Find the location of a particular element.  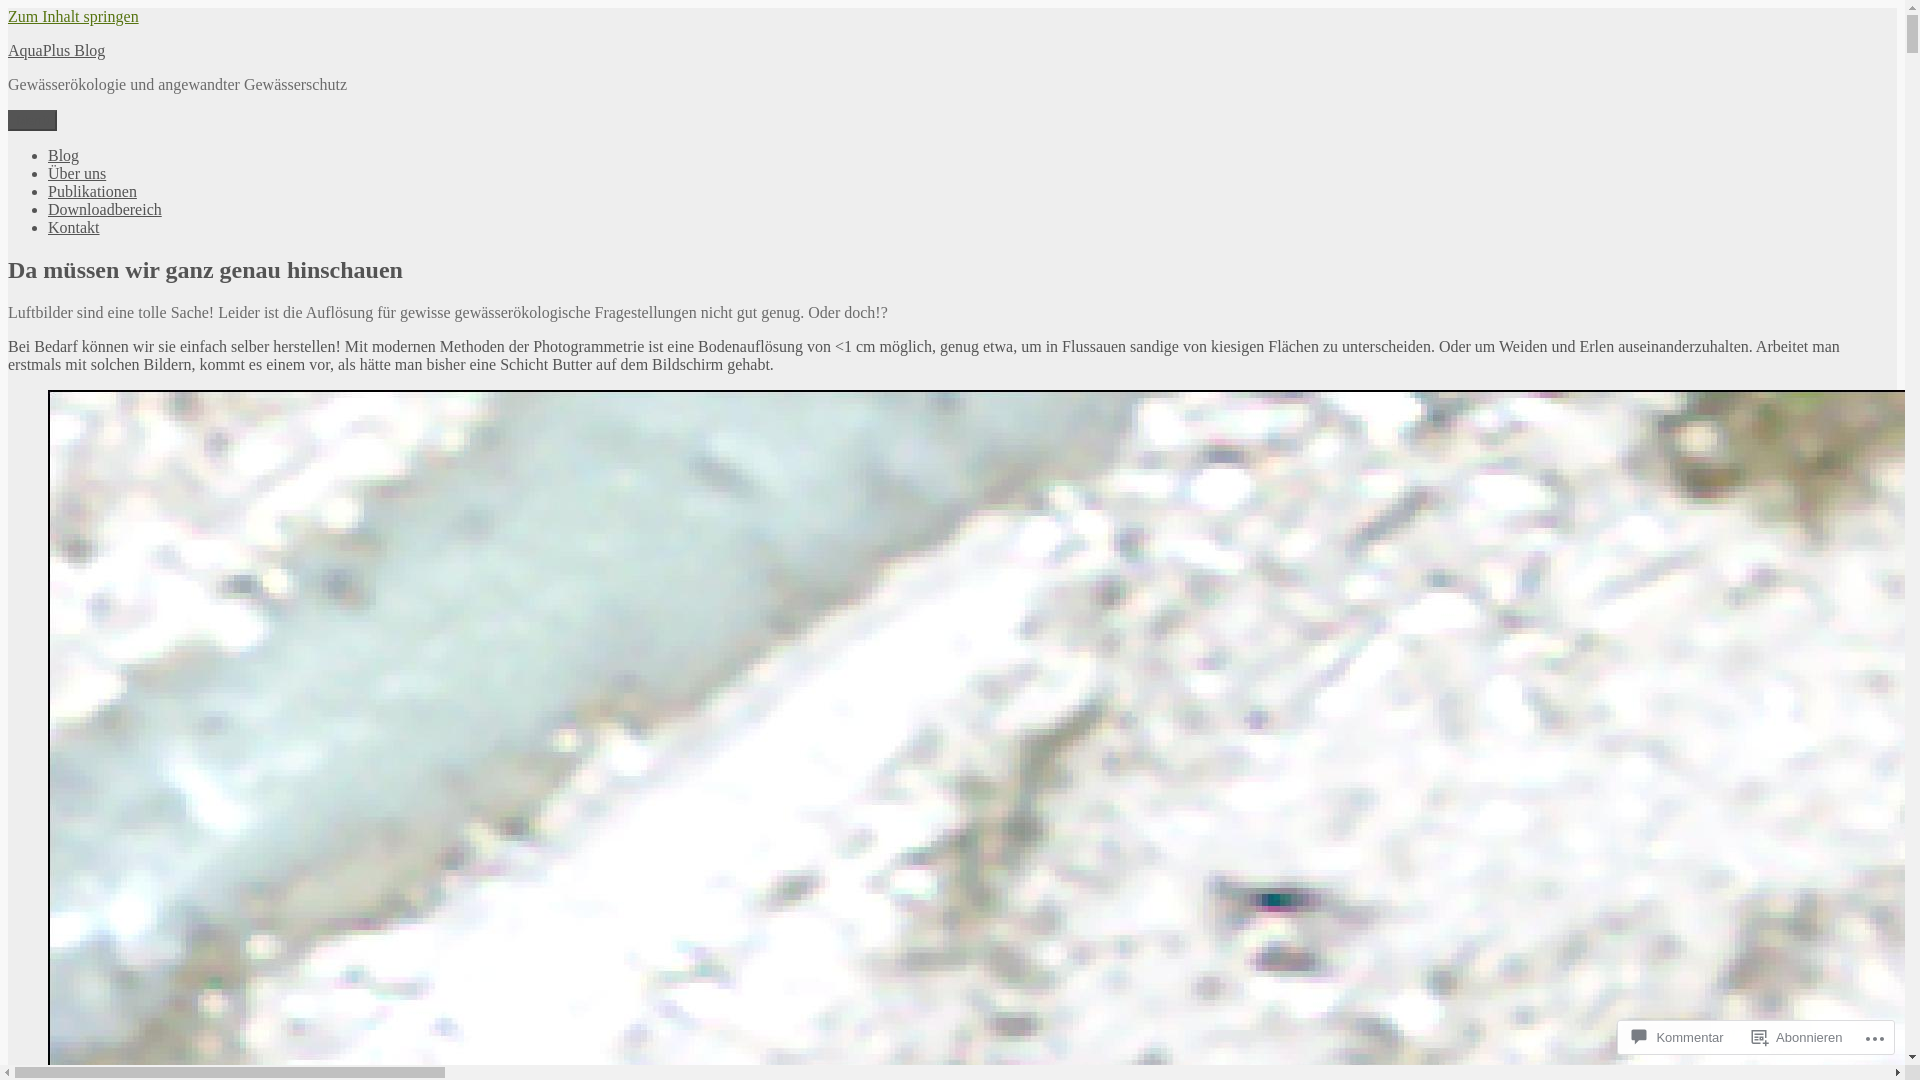

'AquaPlus Blog' is located at coordinates (8, 49).